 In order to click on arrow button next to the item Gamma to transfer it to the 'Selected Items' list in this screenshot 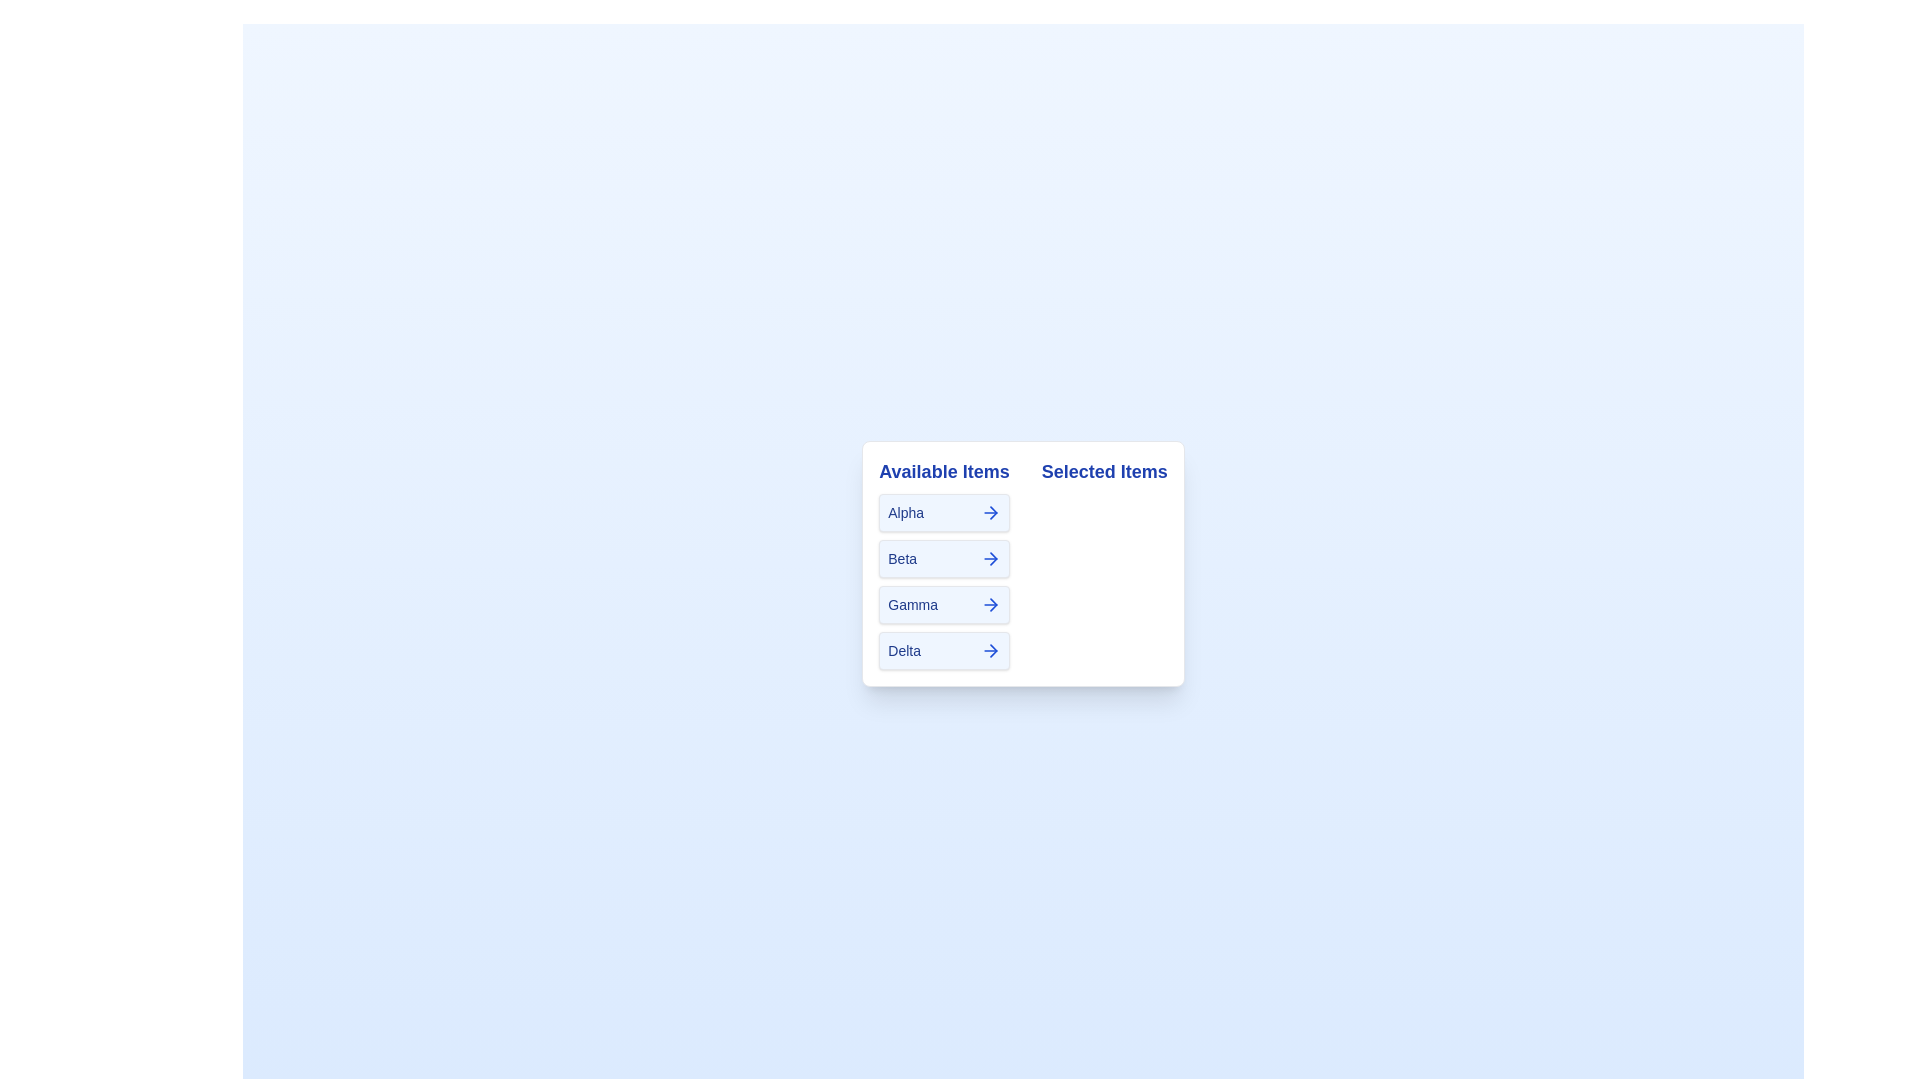, I will do `click(990, 604)`.